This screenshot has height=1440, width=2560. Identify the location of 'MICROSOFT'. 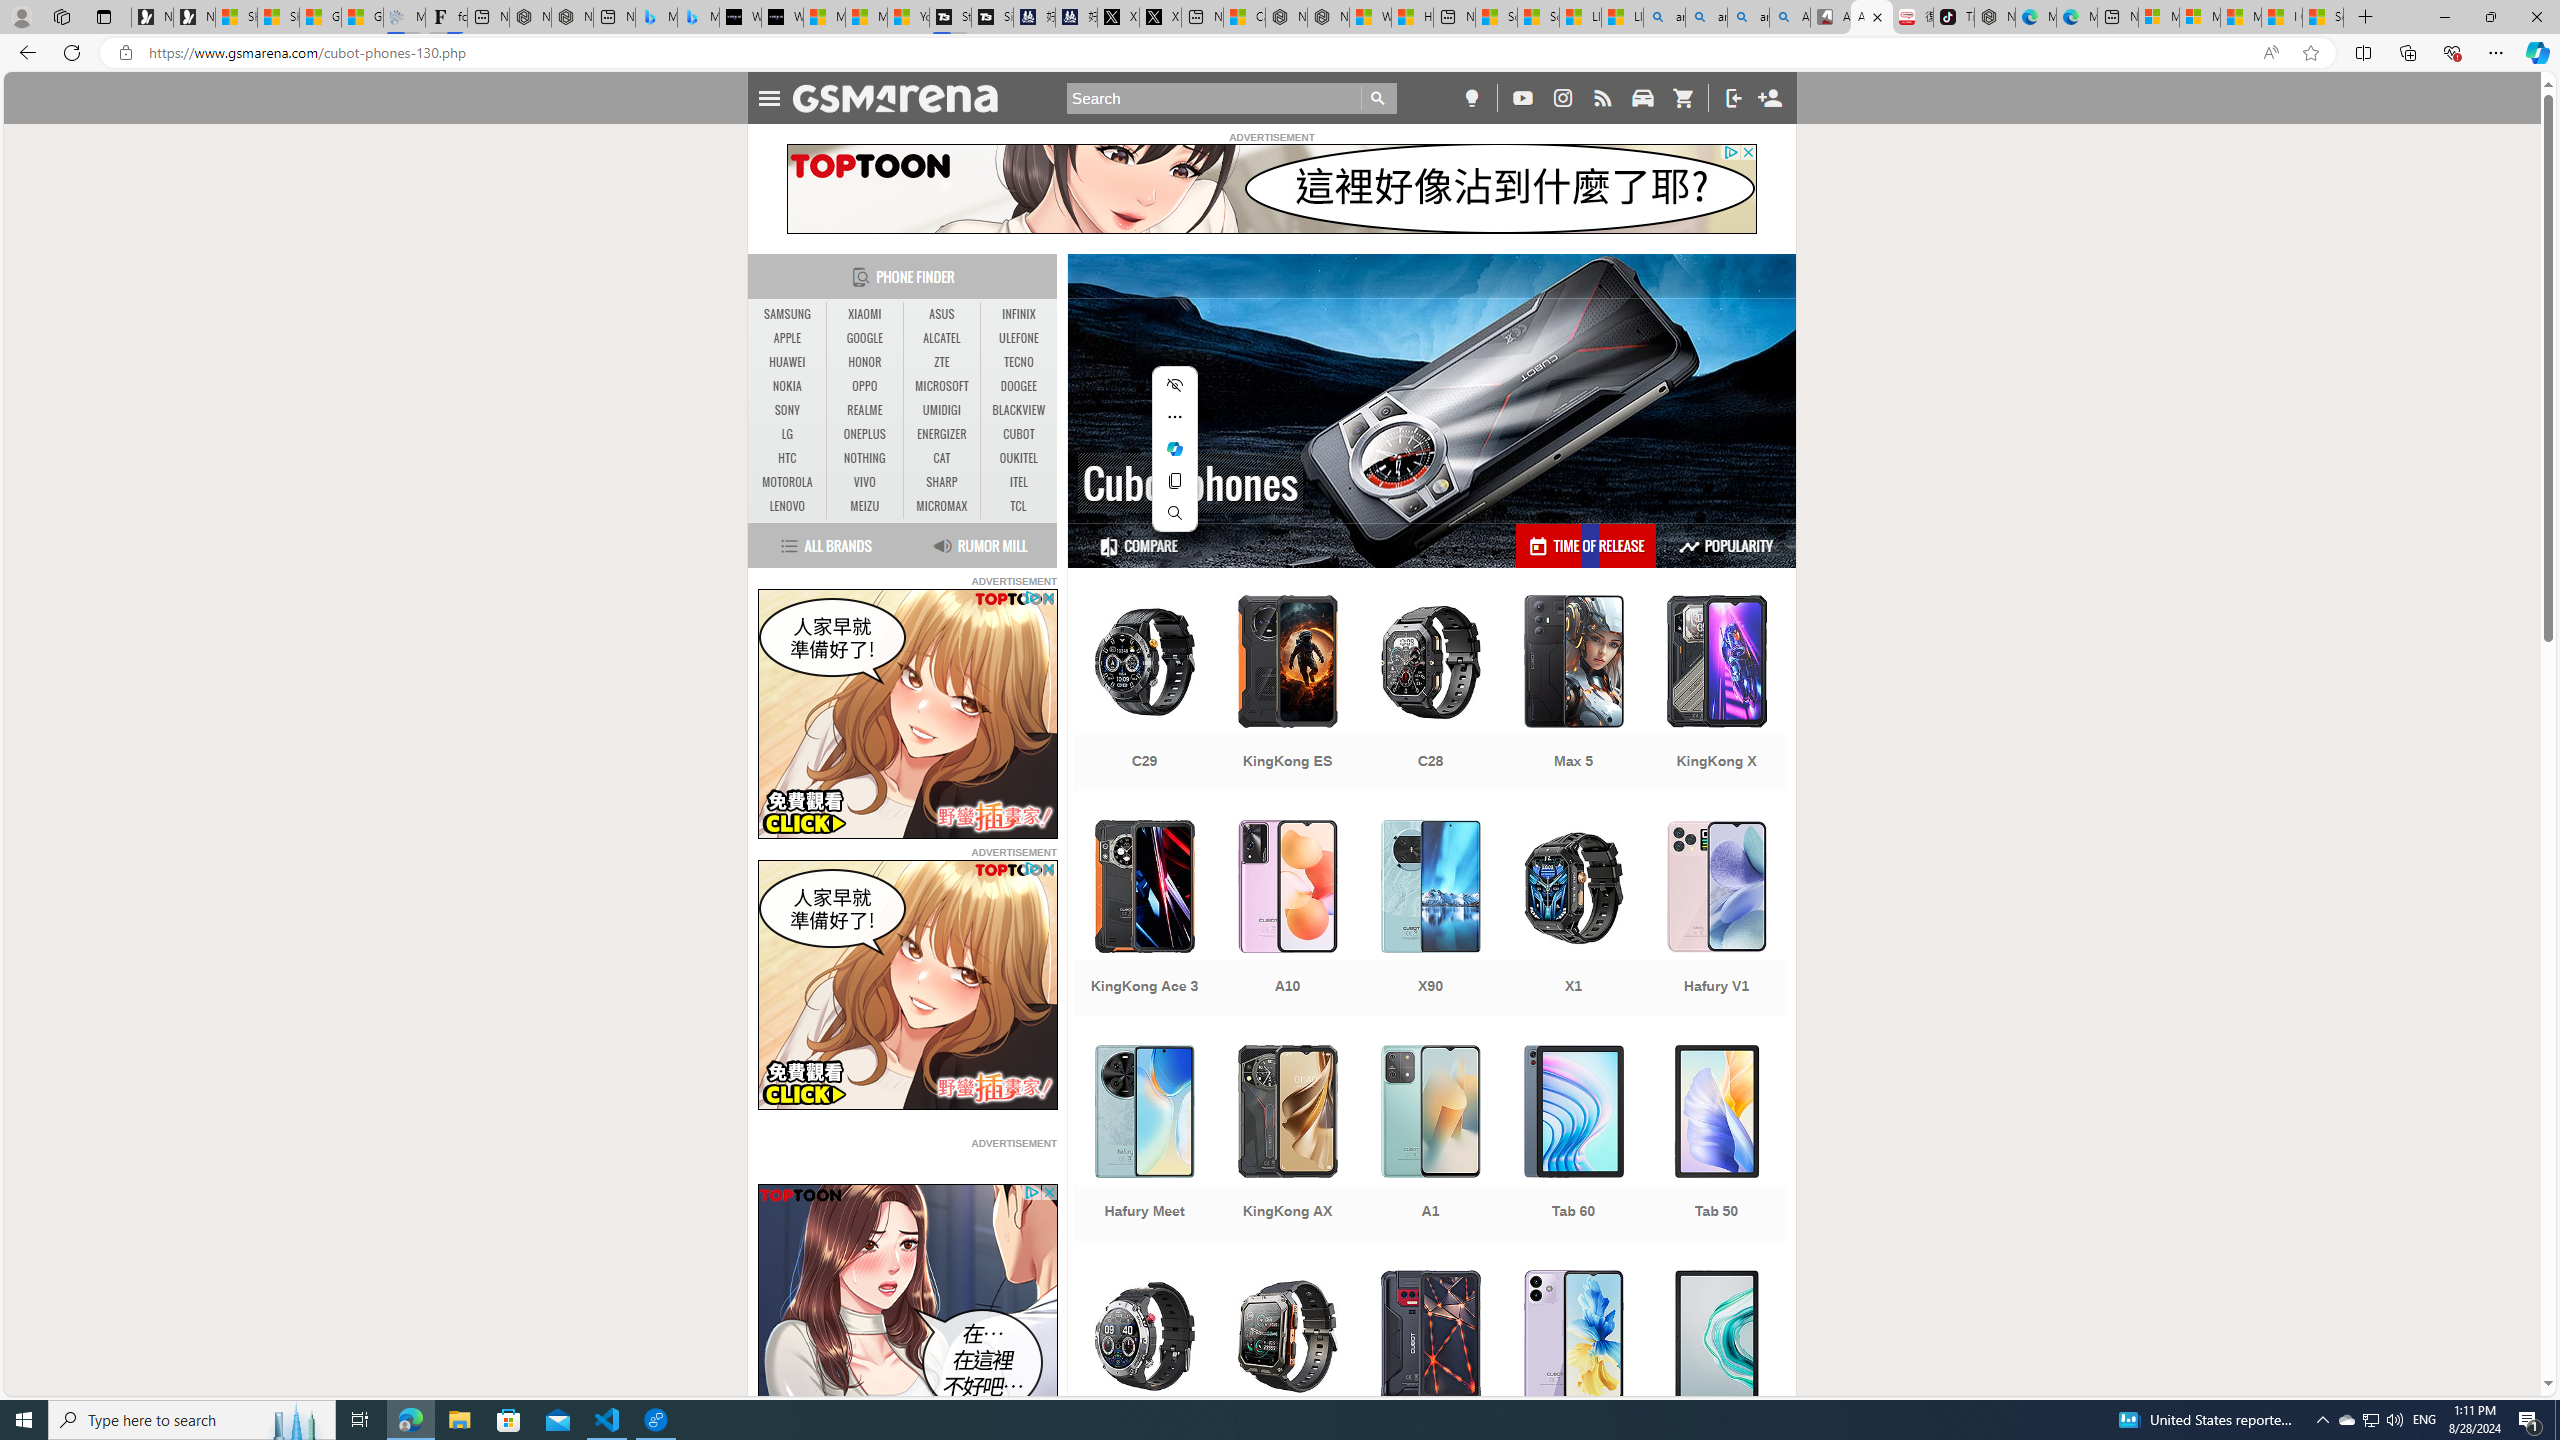
(941, 386).